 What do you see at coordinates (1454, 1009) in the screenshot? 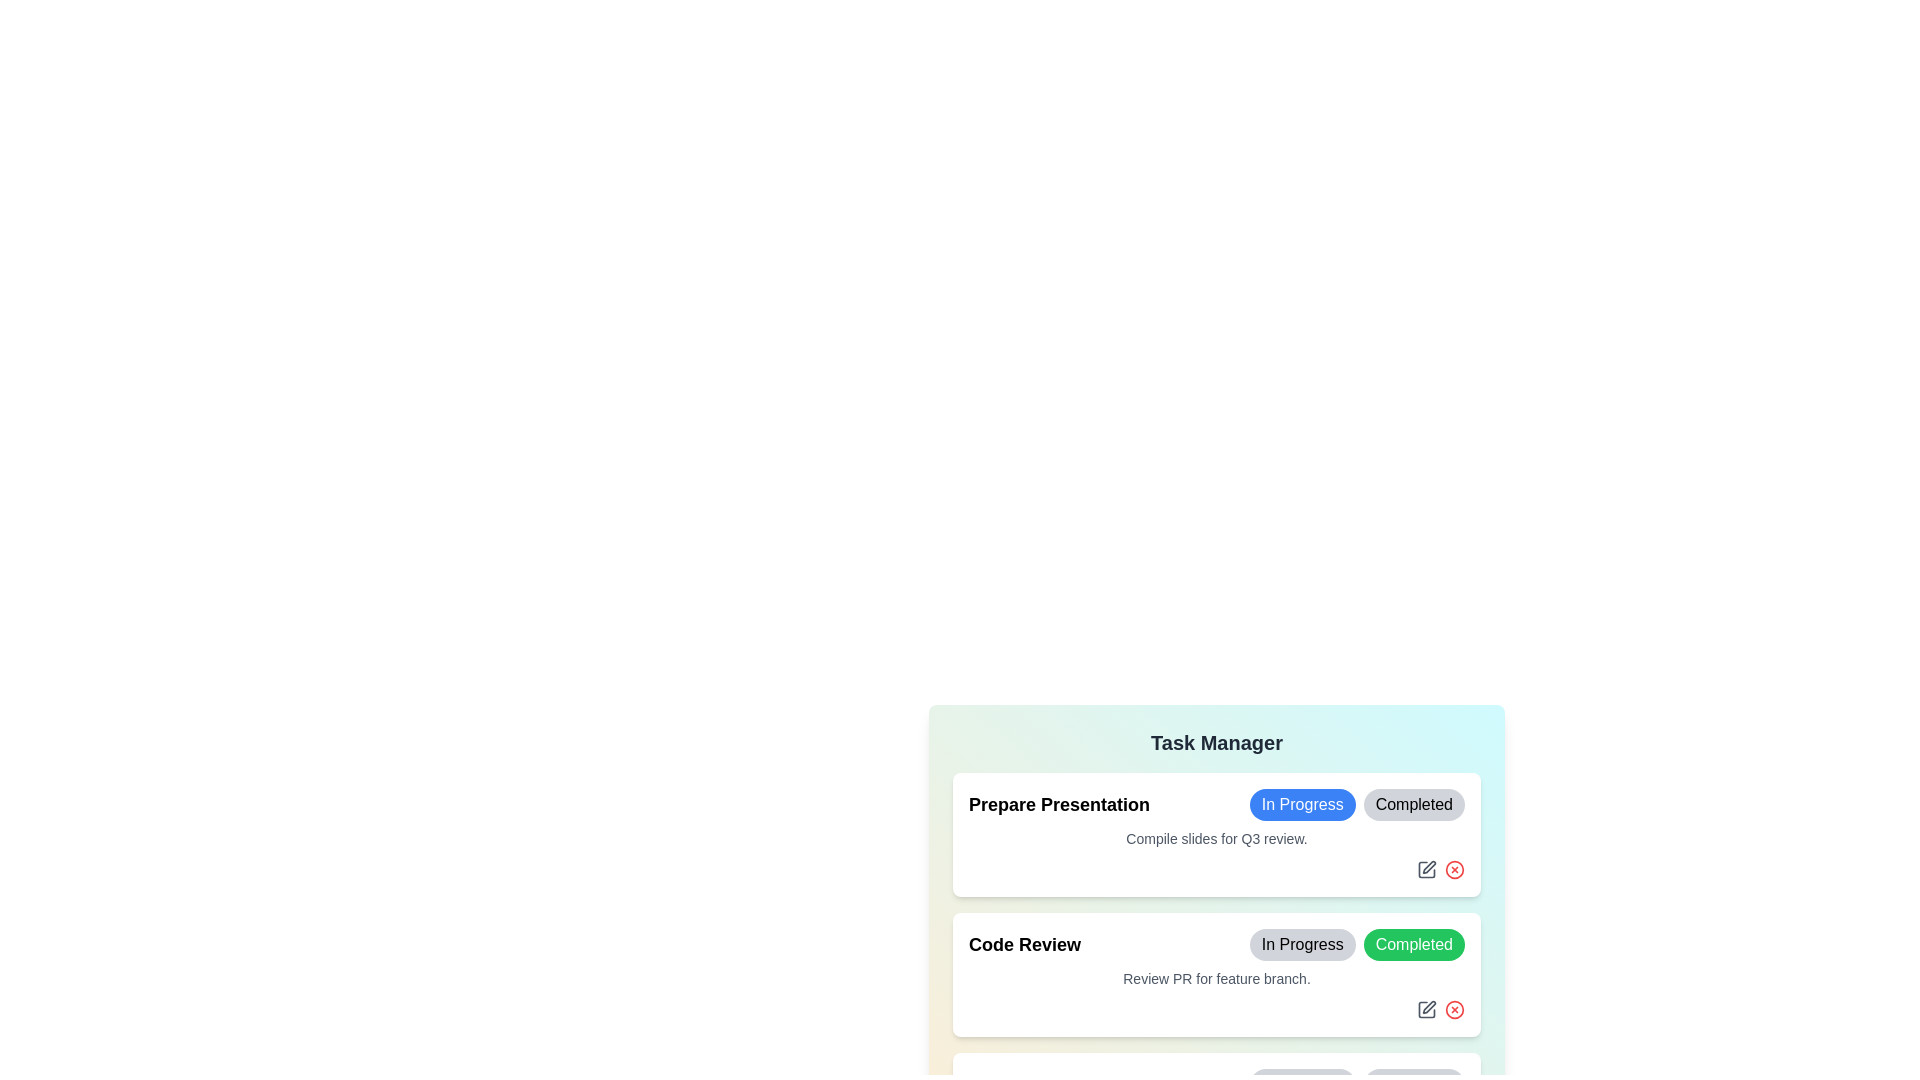
I see `the delete icon for the task titled 'Code Review'` at bounding box center [1454, 1009].